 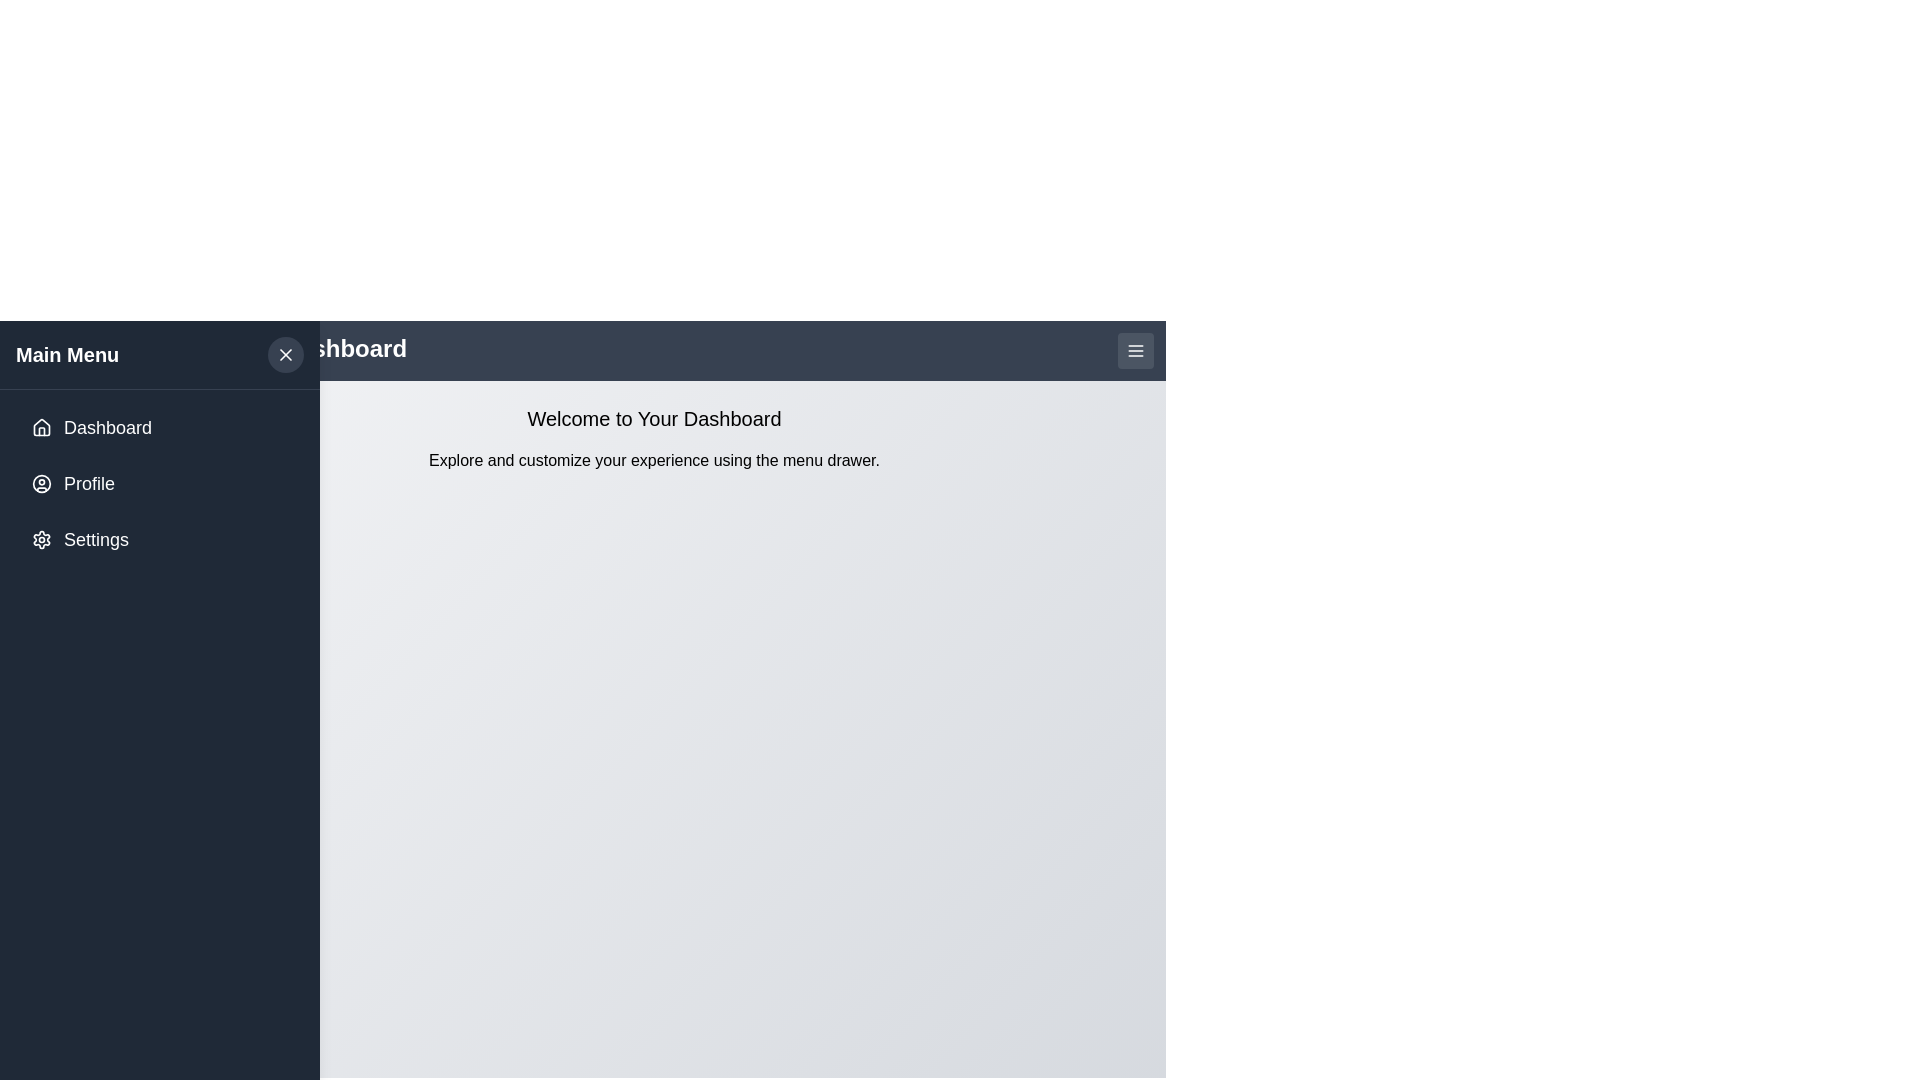 What do you see at coordinates (42, 427) in the screenshot?
I see `the 'Dashboard' icon located at the top of the left sidebar, positioned to the left of the 'Dashboard' text label` at bounding box center [42, 427].